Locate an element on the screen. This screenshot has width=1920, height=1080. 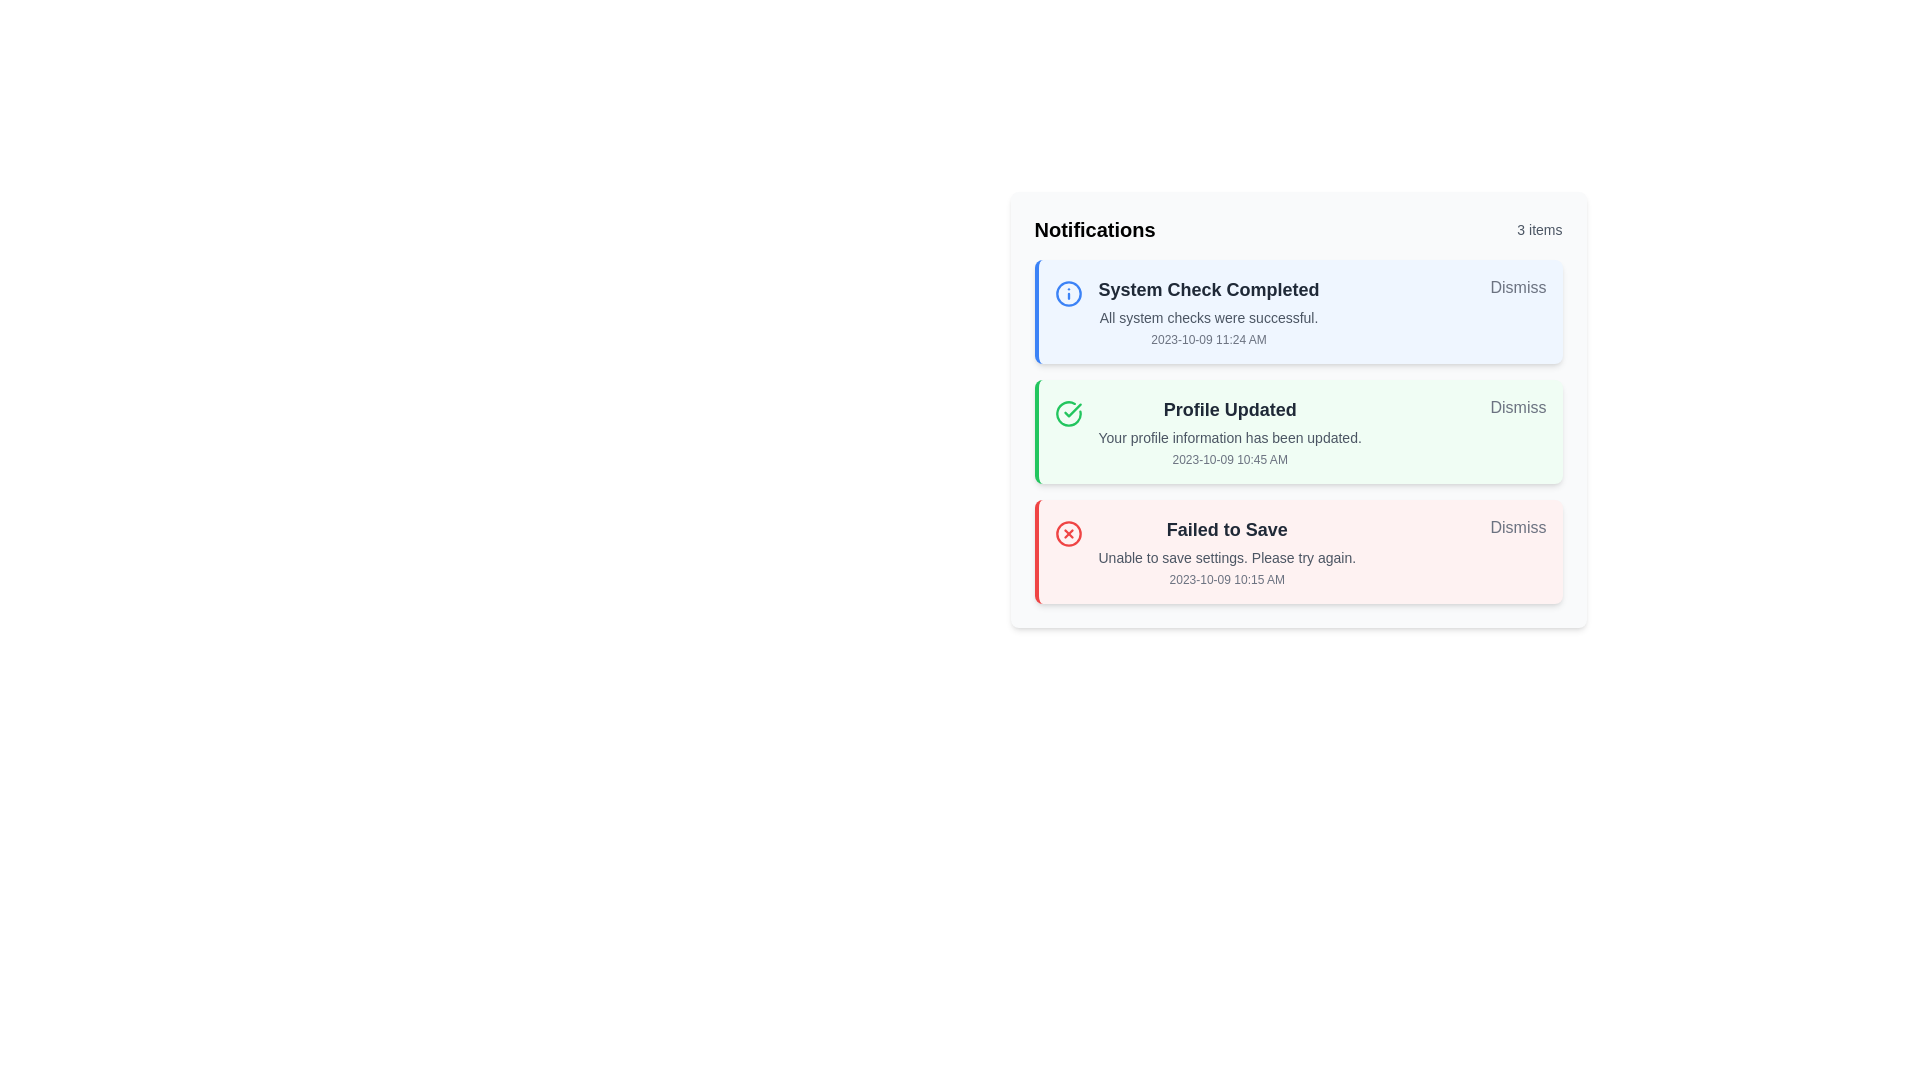
the success message text label located below the 'Profile Updated' header and above the timestamp '2023-10-09 10:45 AM' is located at coordinates (1229, 446).